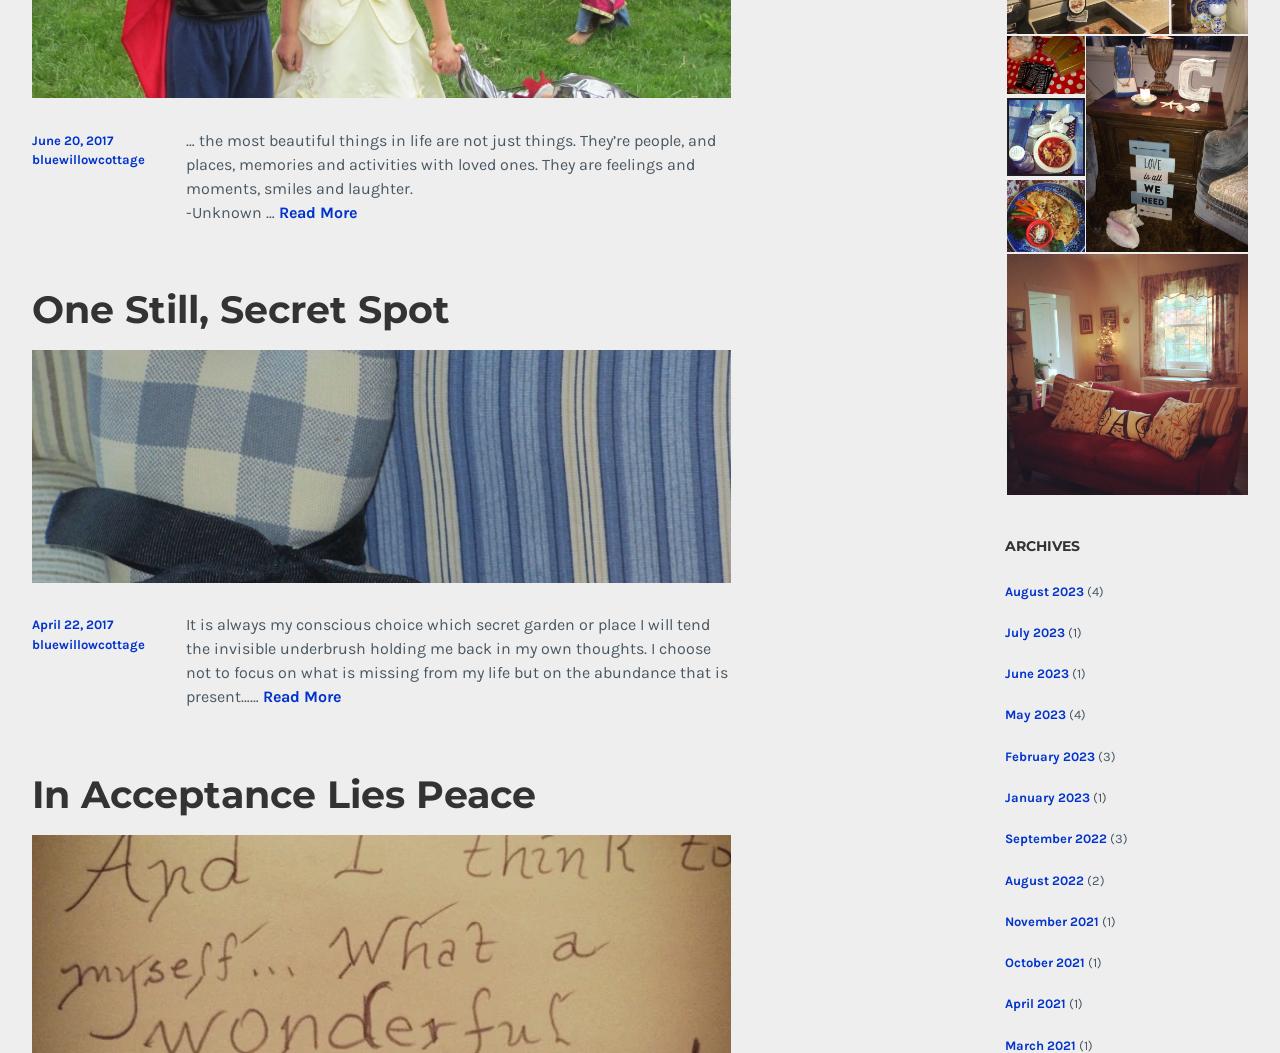 This screenshot has width=1280, height=1053. What do you see at coordinates (1004, 837) in the screenshot?
I see `'September 2022'` at bounding box center [1004, 837].